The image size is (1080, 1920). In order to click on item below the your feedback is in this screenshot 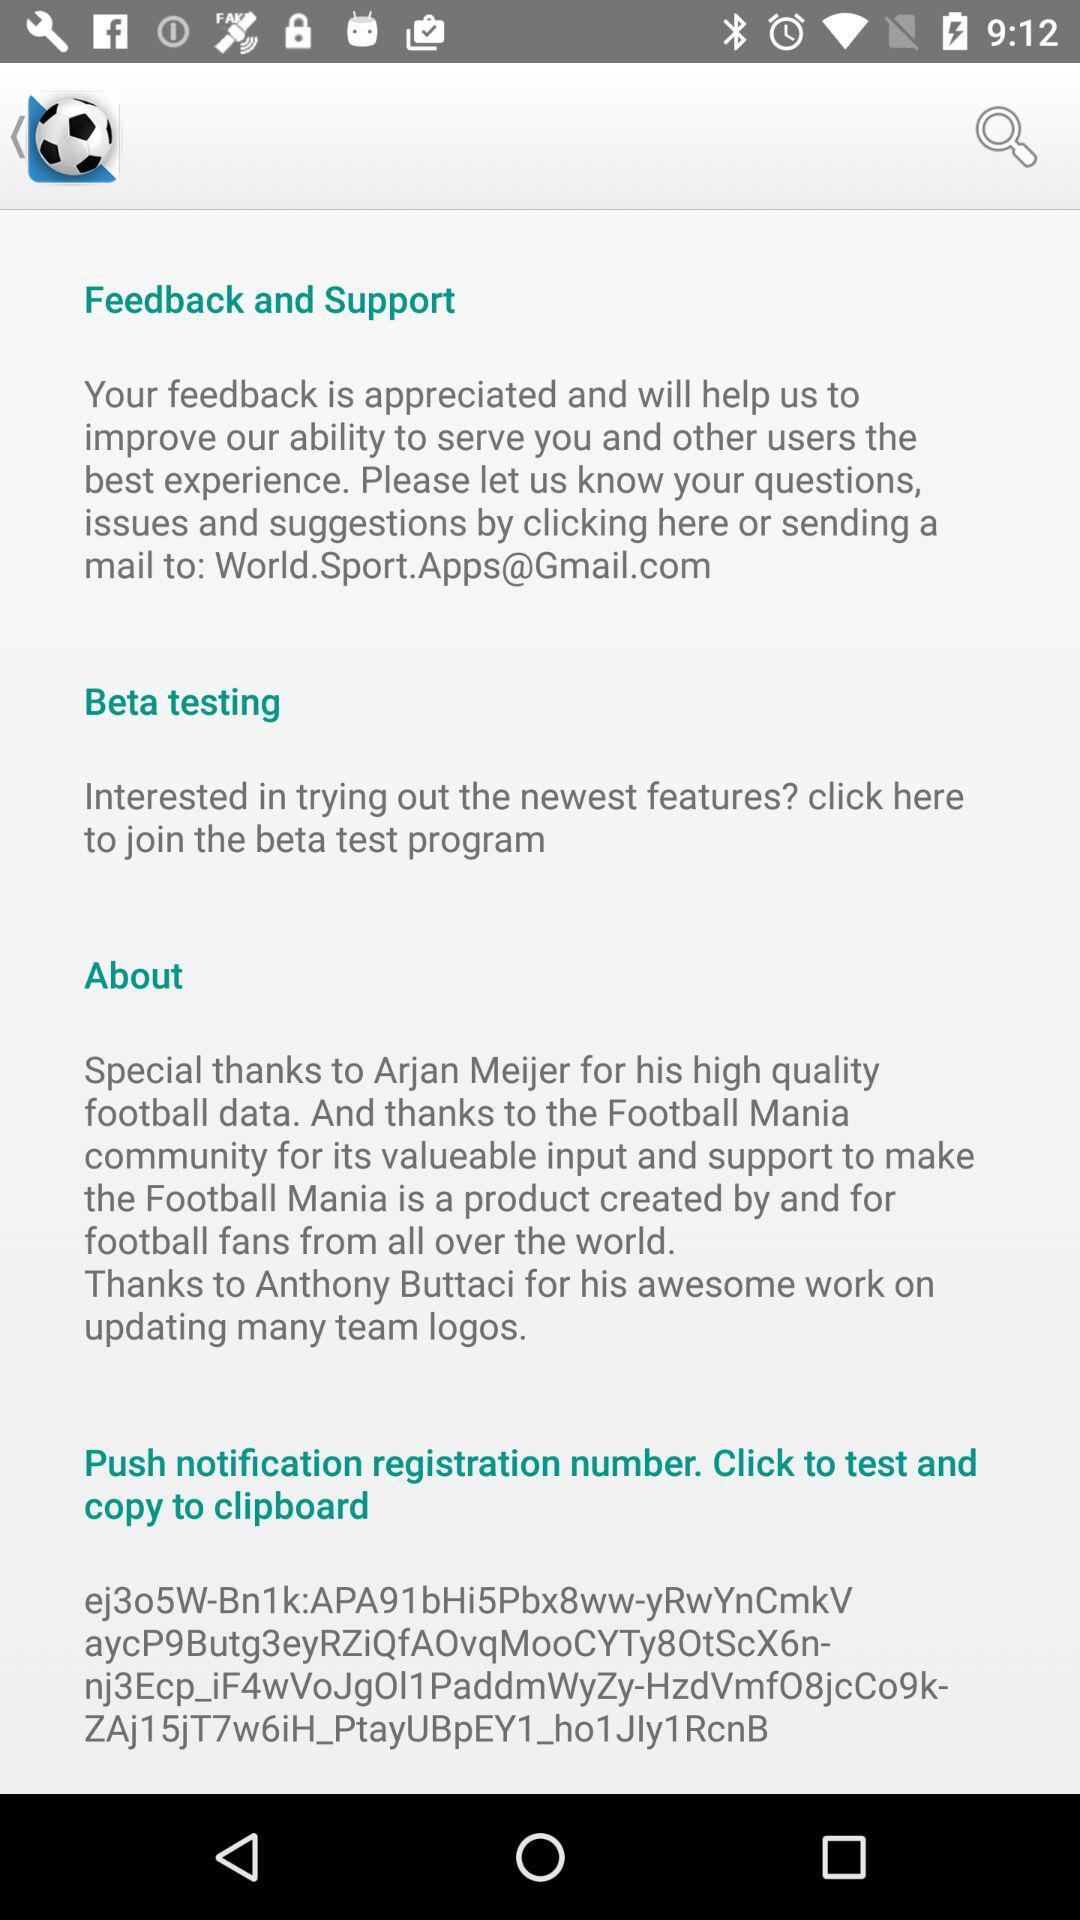, I will do `click(540, 679)`.